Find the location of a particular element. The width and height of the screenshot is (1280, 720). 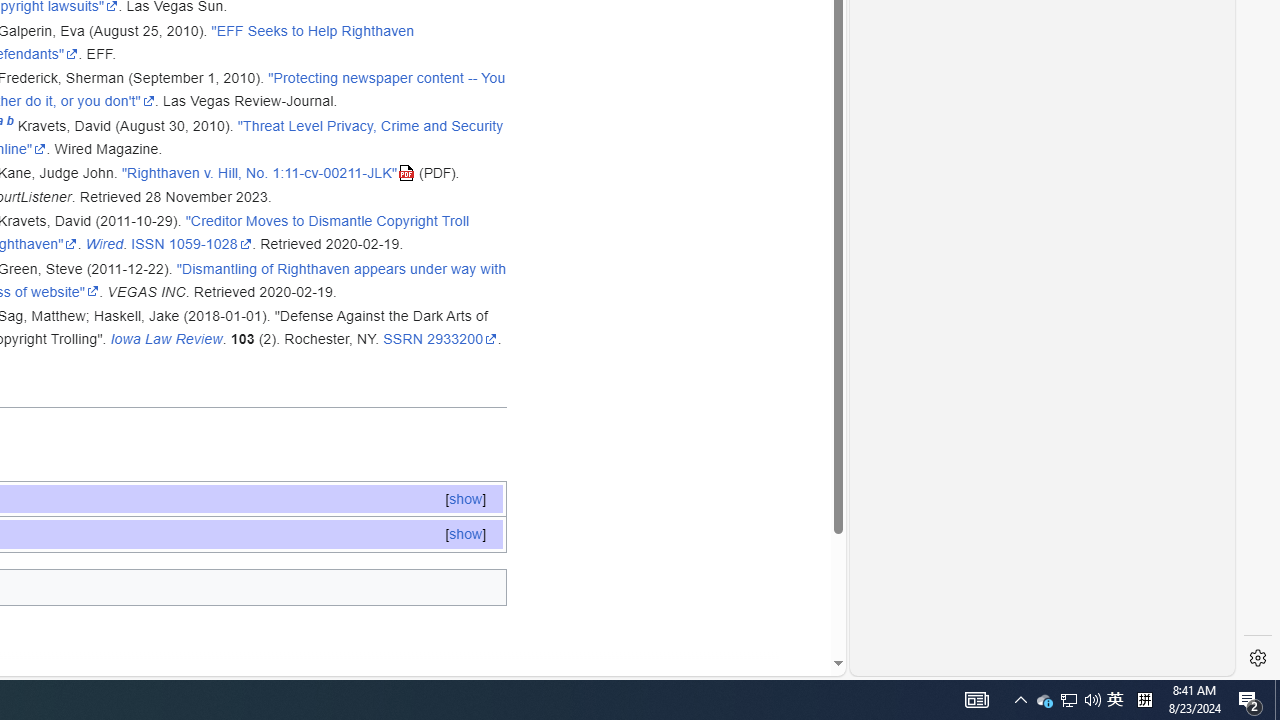

'Wired' is located at coordinates (103, 243).